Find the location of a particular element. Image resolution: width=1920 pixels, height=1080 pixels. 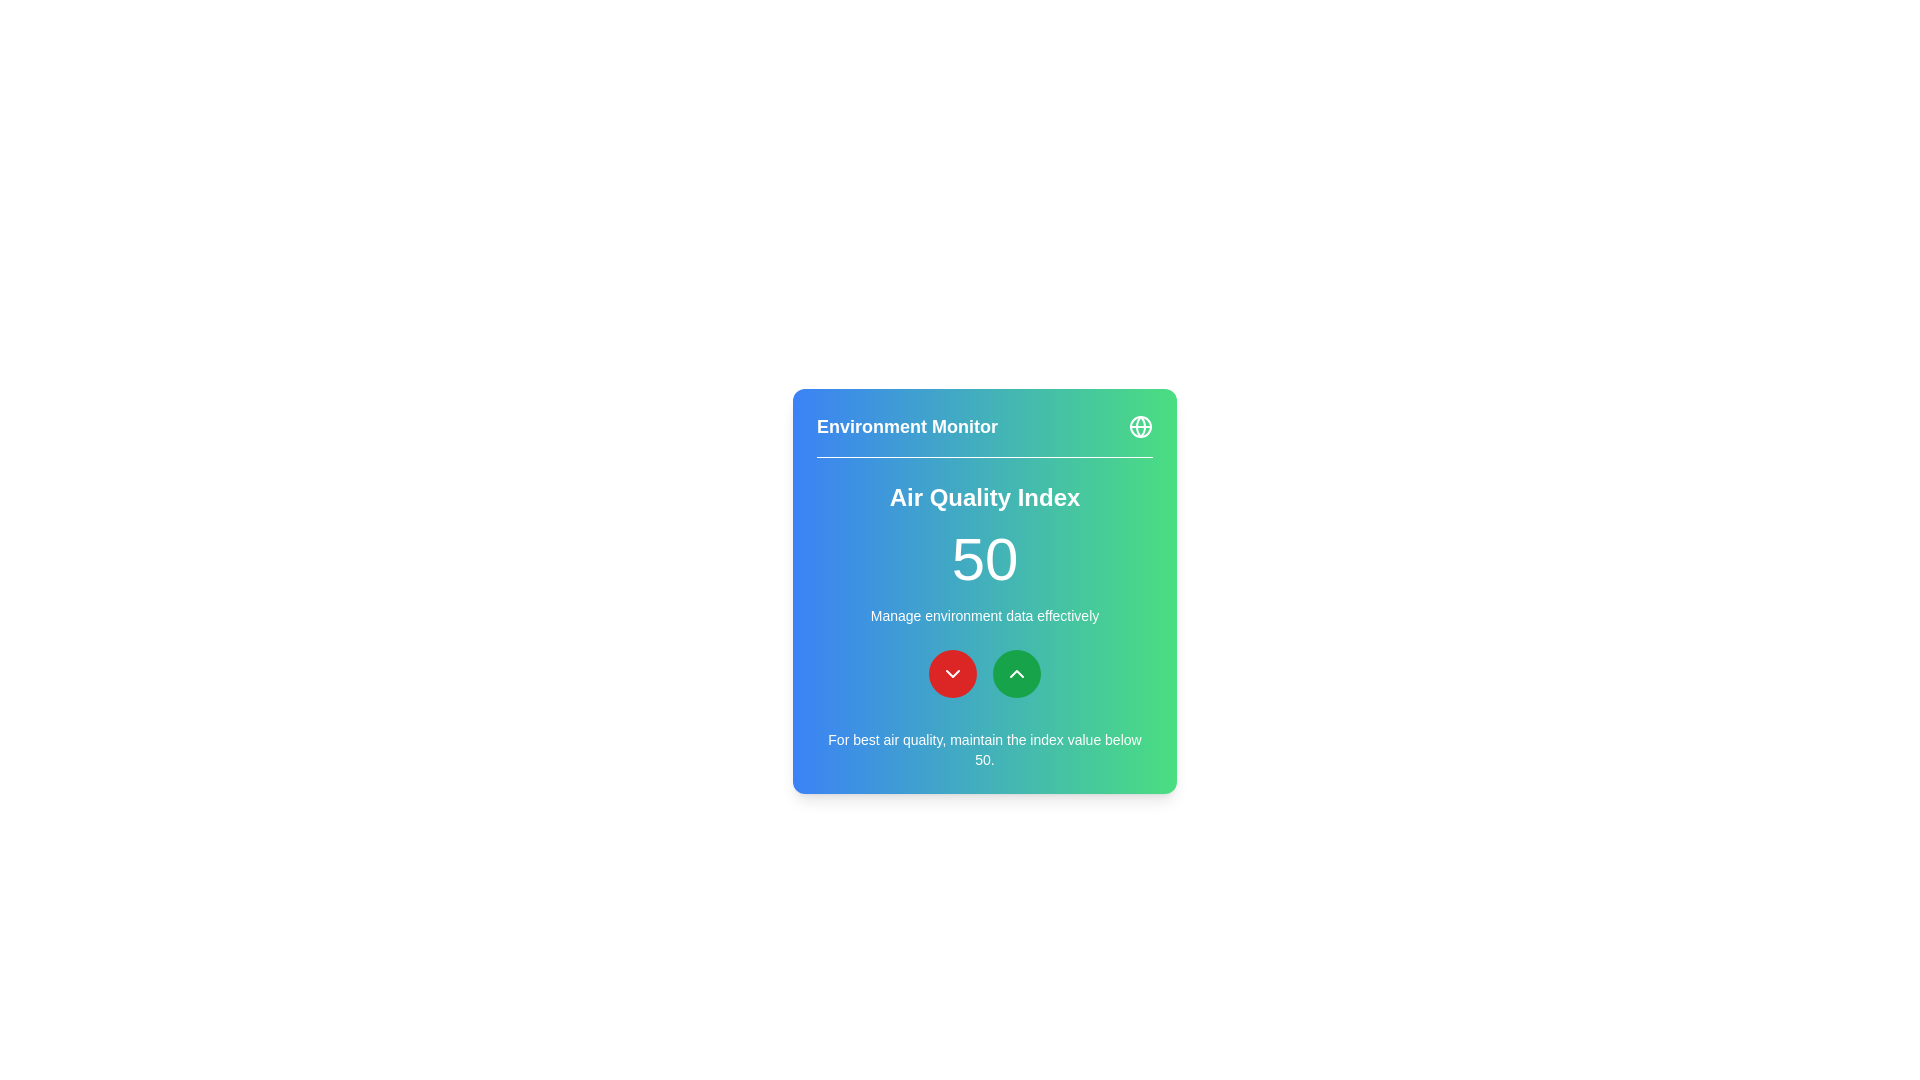

the static text label that provides additional context about managing environmental data, located below the '50' and 'Air Quality Index' in the card UI component is located at coordinates (984, 615).